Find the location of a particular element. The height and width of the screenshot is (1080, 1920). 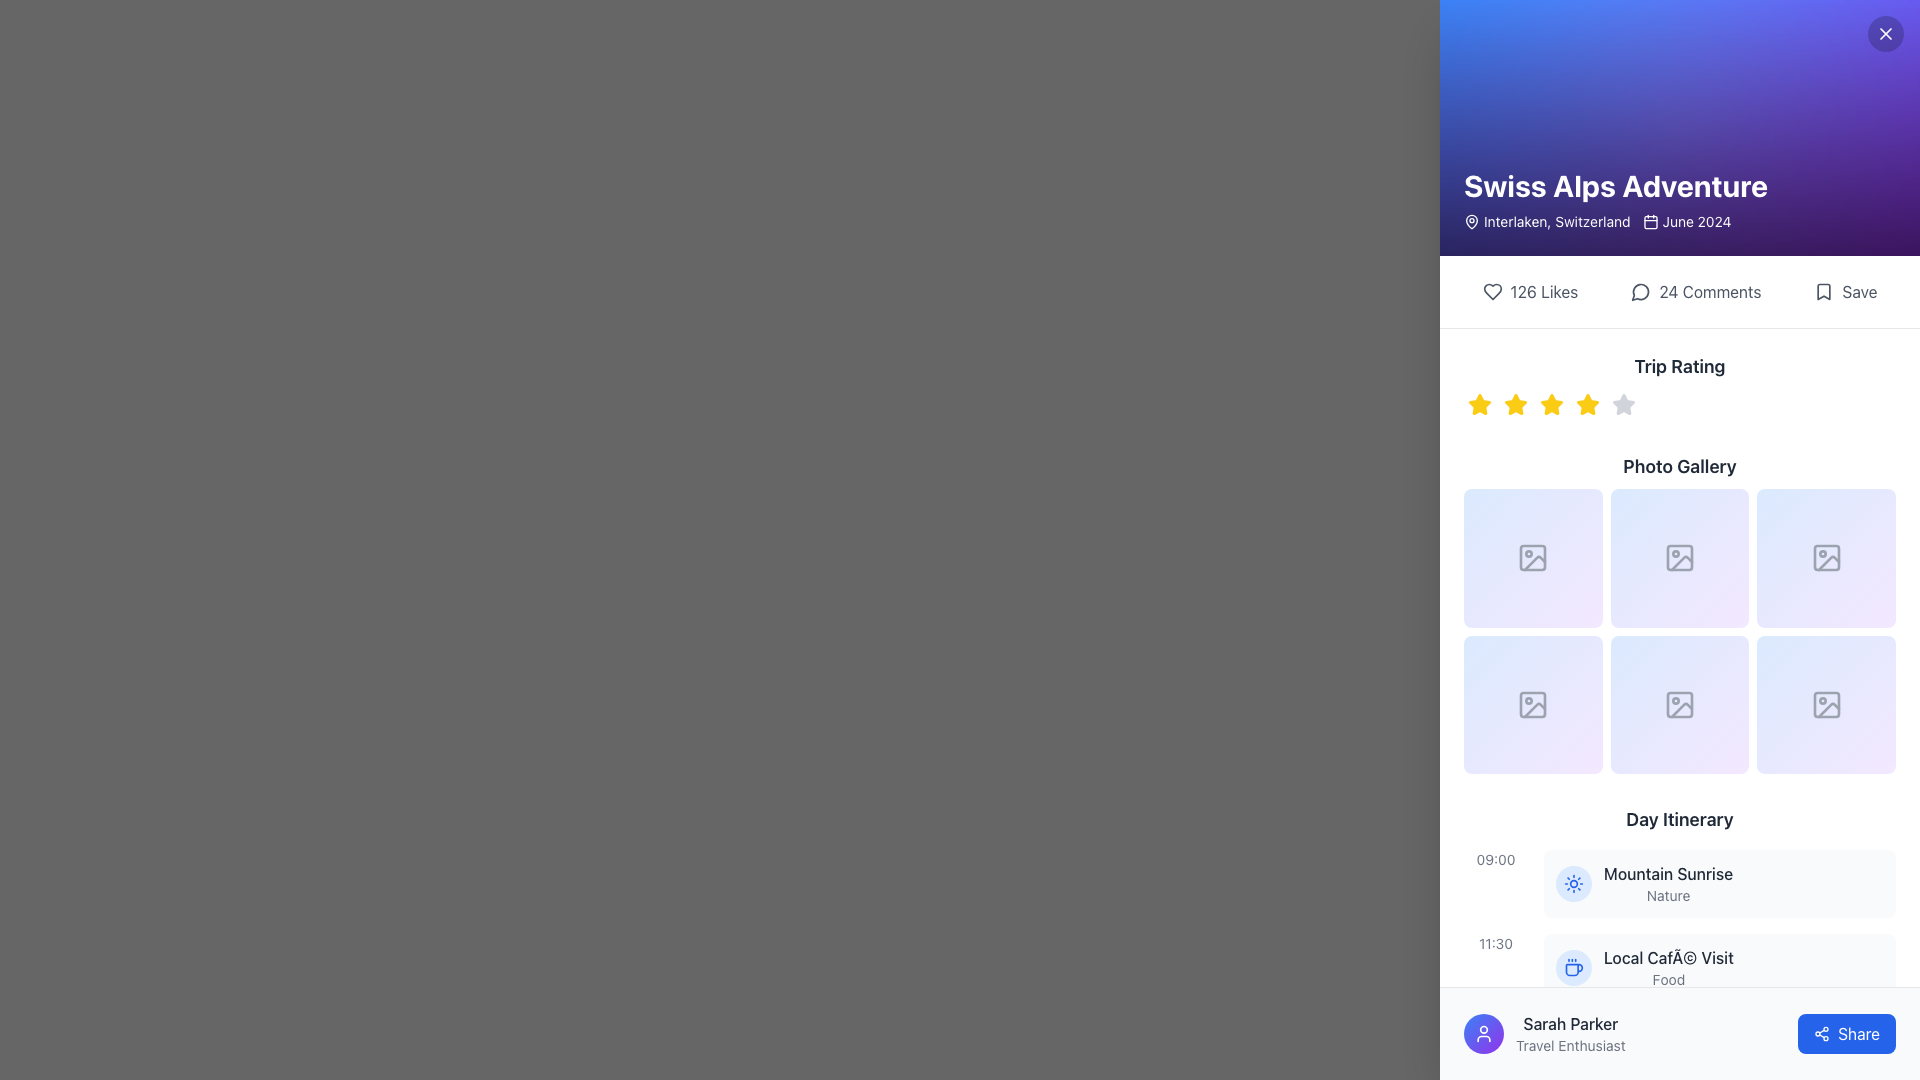

the interactive button located in the top section of the right panel, which is the first button in a horizontal group of 'Likes', 'Comments', and 'Save' is located at coordinates (1529, 292).